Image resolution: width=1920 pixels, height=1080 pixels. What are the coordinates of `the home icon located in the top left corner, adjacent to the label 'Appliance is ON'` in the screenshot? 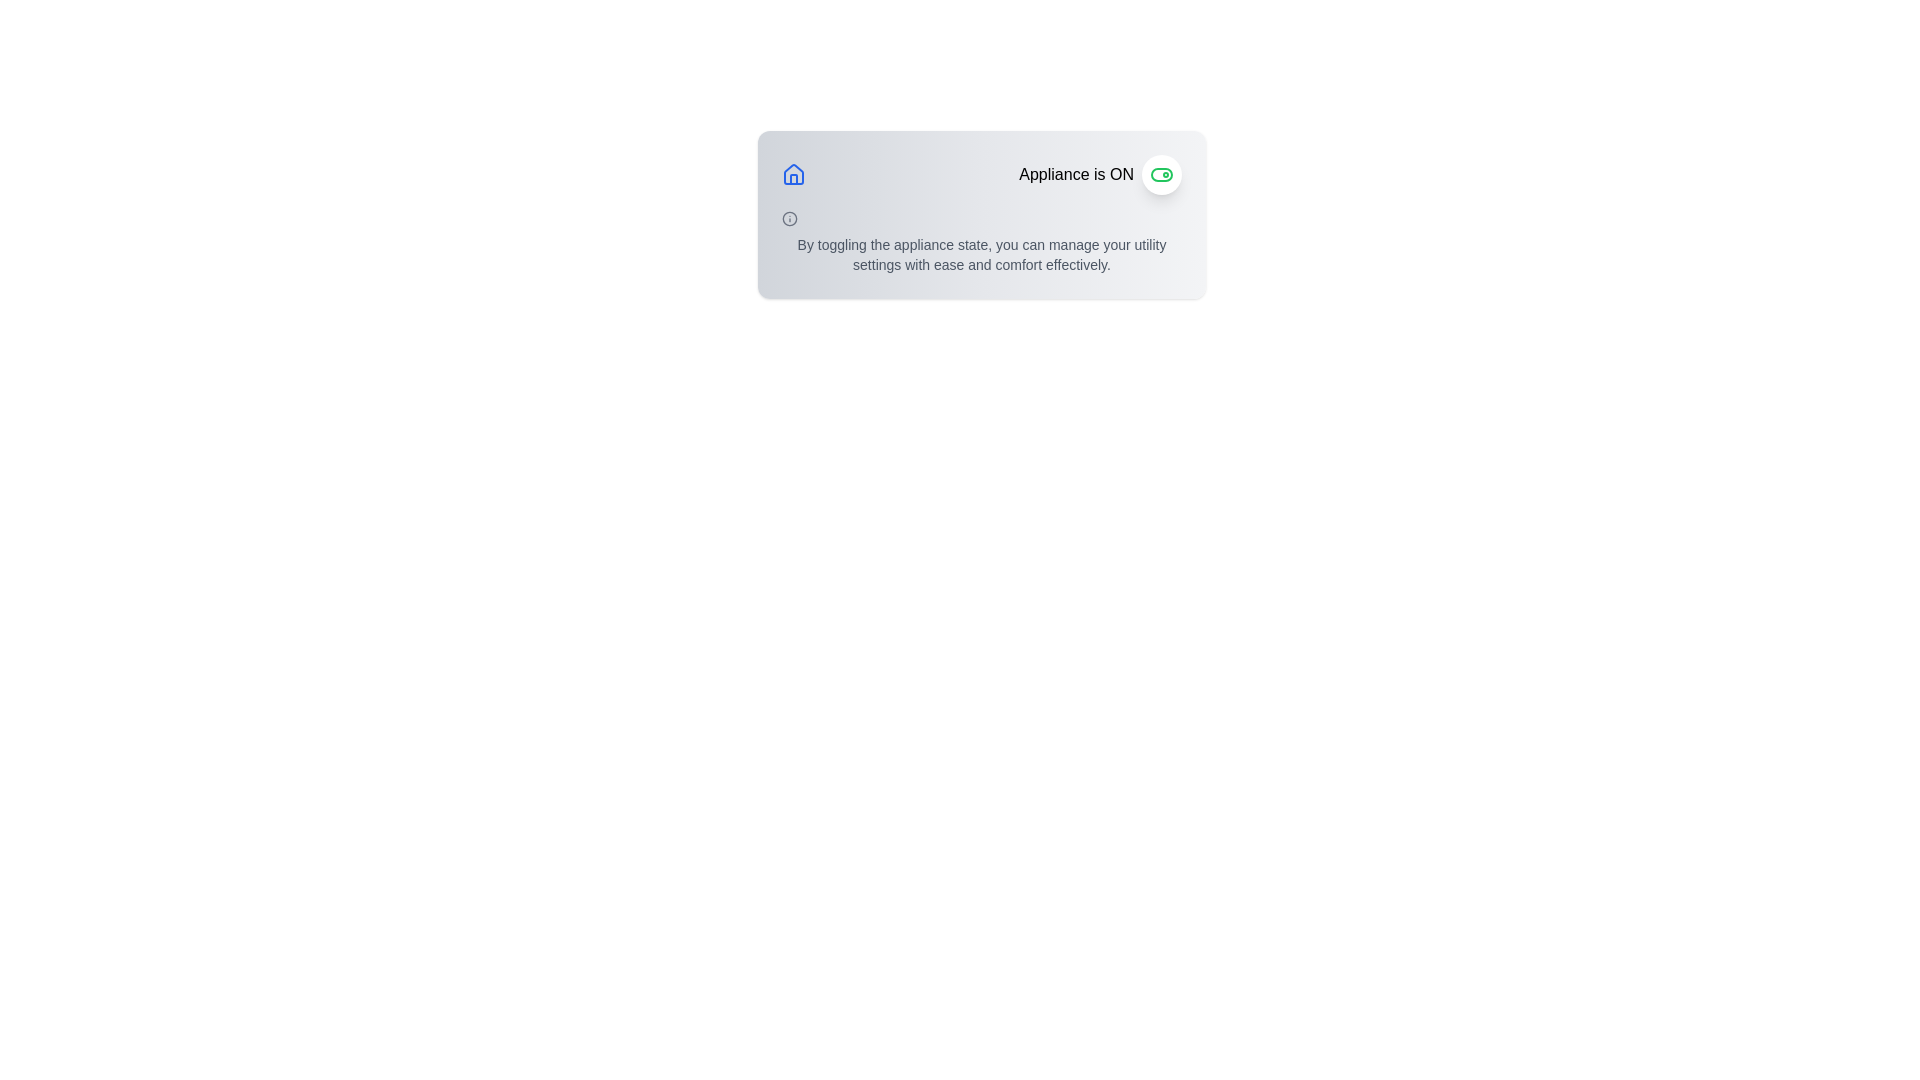 It's located at (792, 173).